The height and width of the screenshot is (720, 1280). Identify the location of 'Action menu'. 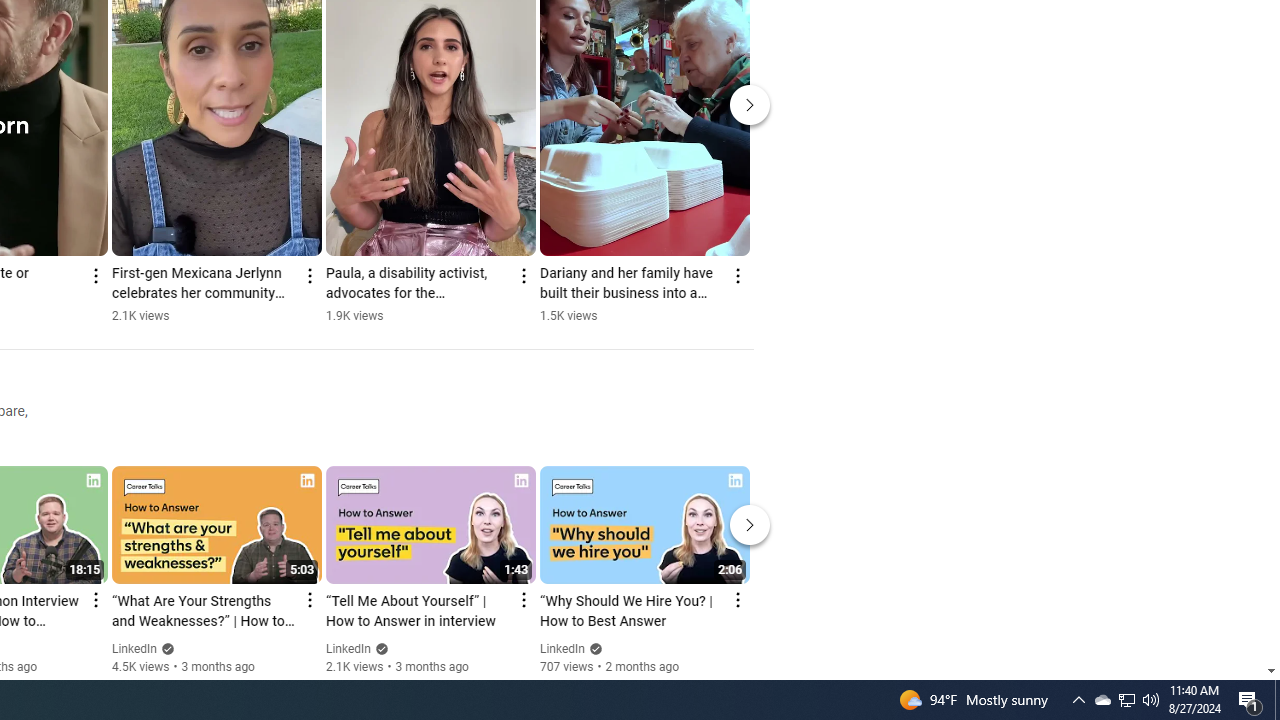
(736, 599).